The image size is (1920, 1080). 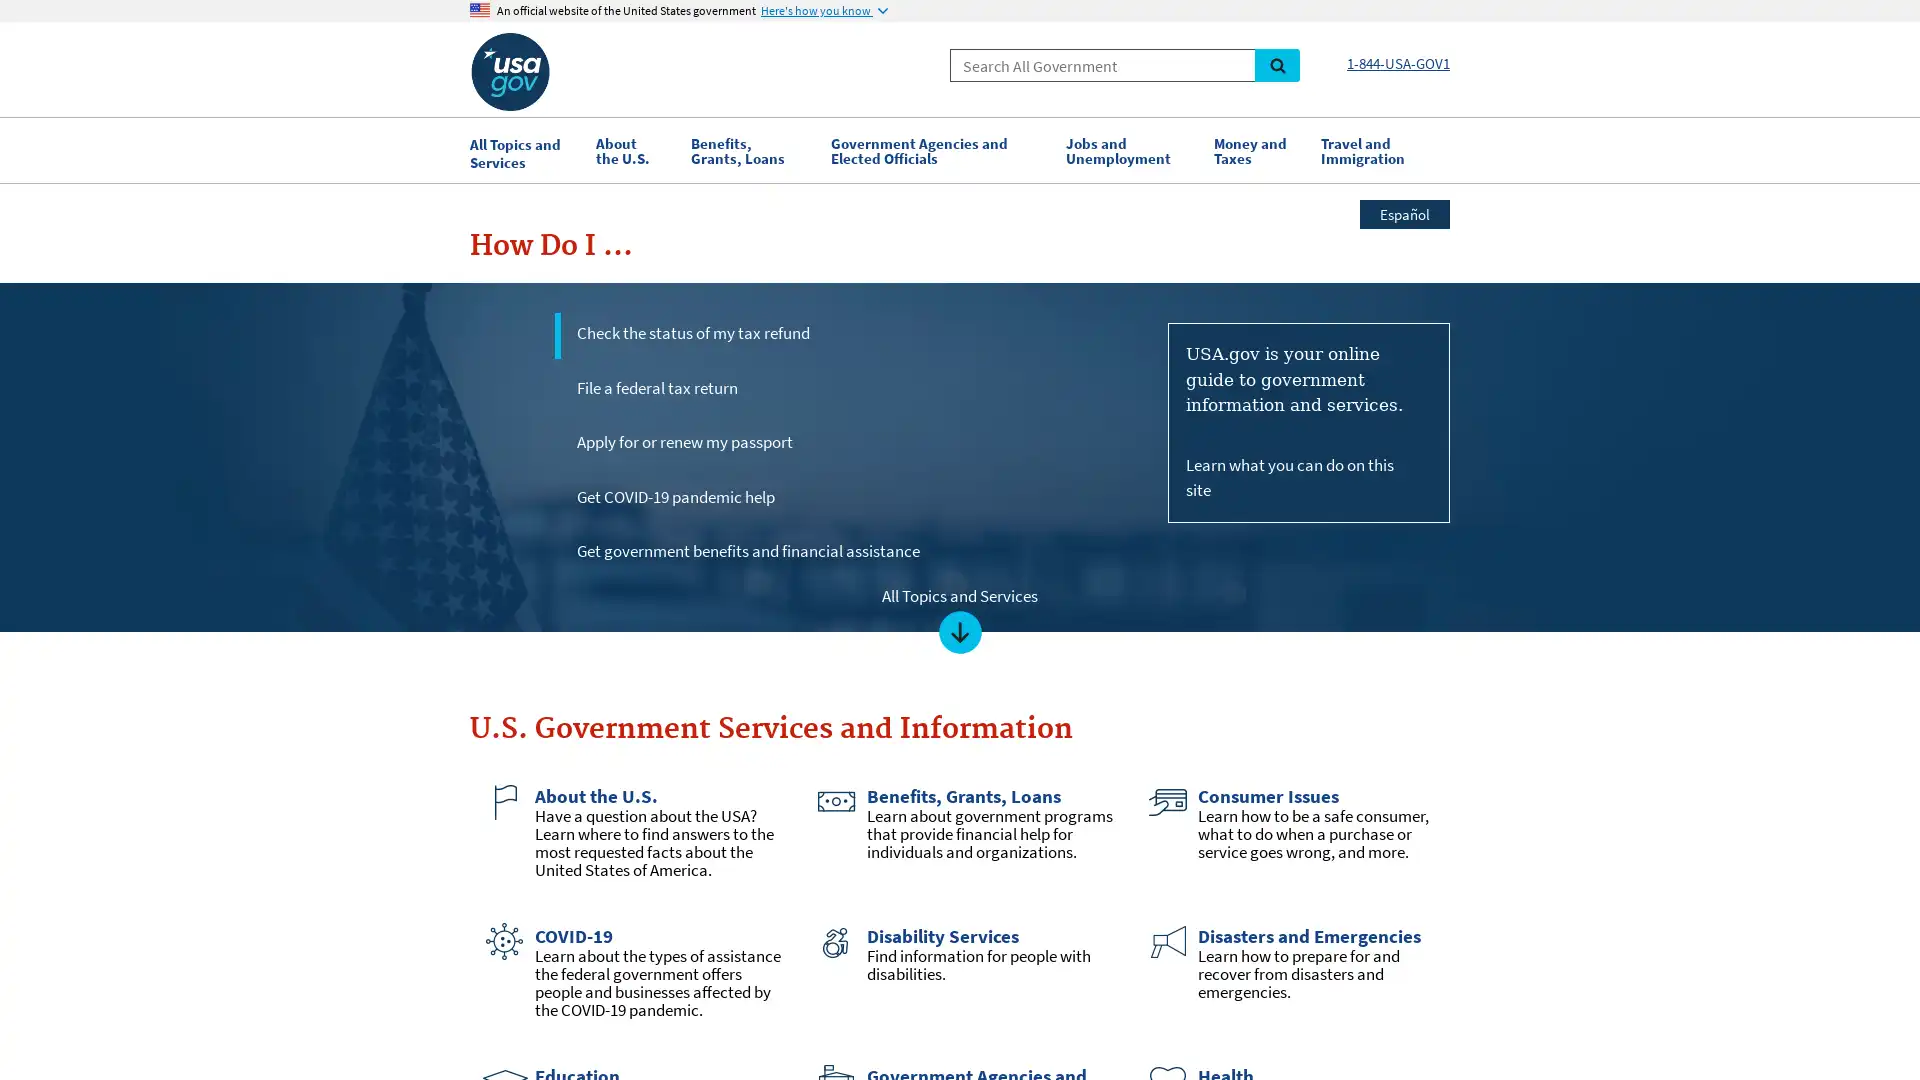 I want to click on Benefits, Grants, Loans, so click(x=749, y=149).